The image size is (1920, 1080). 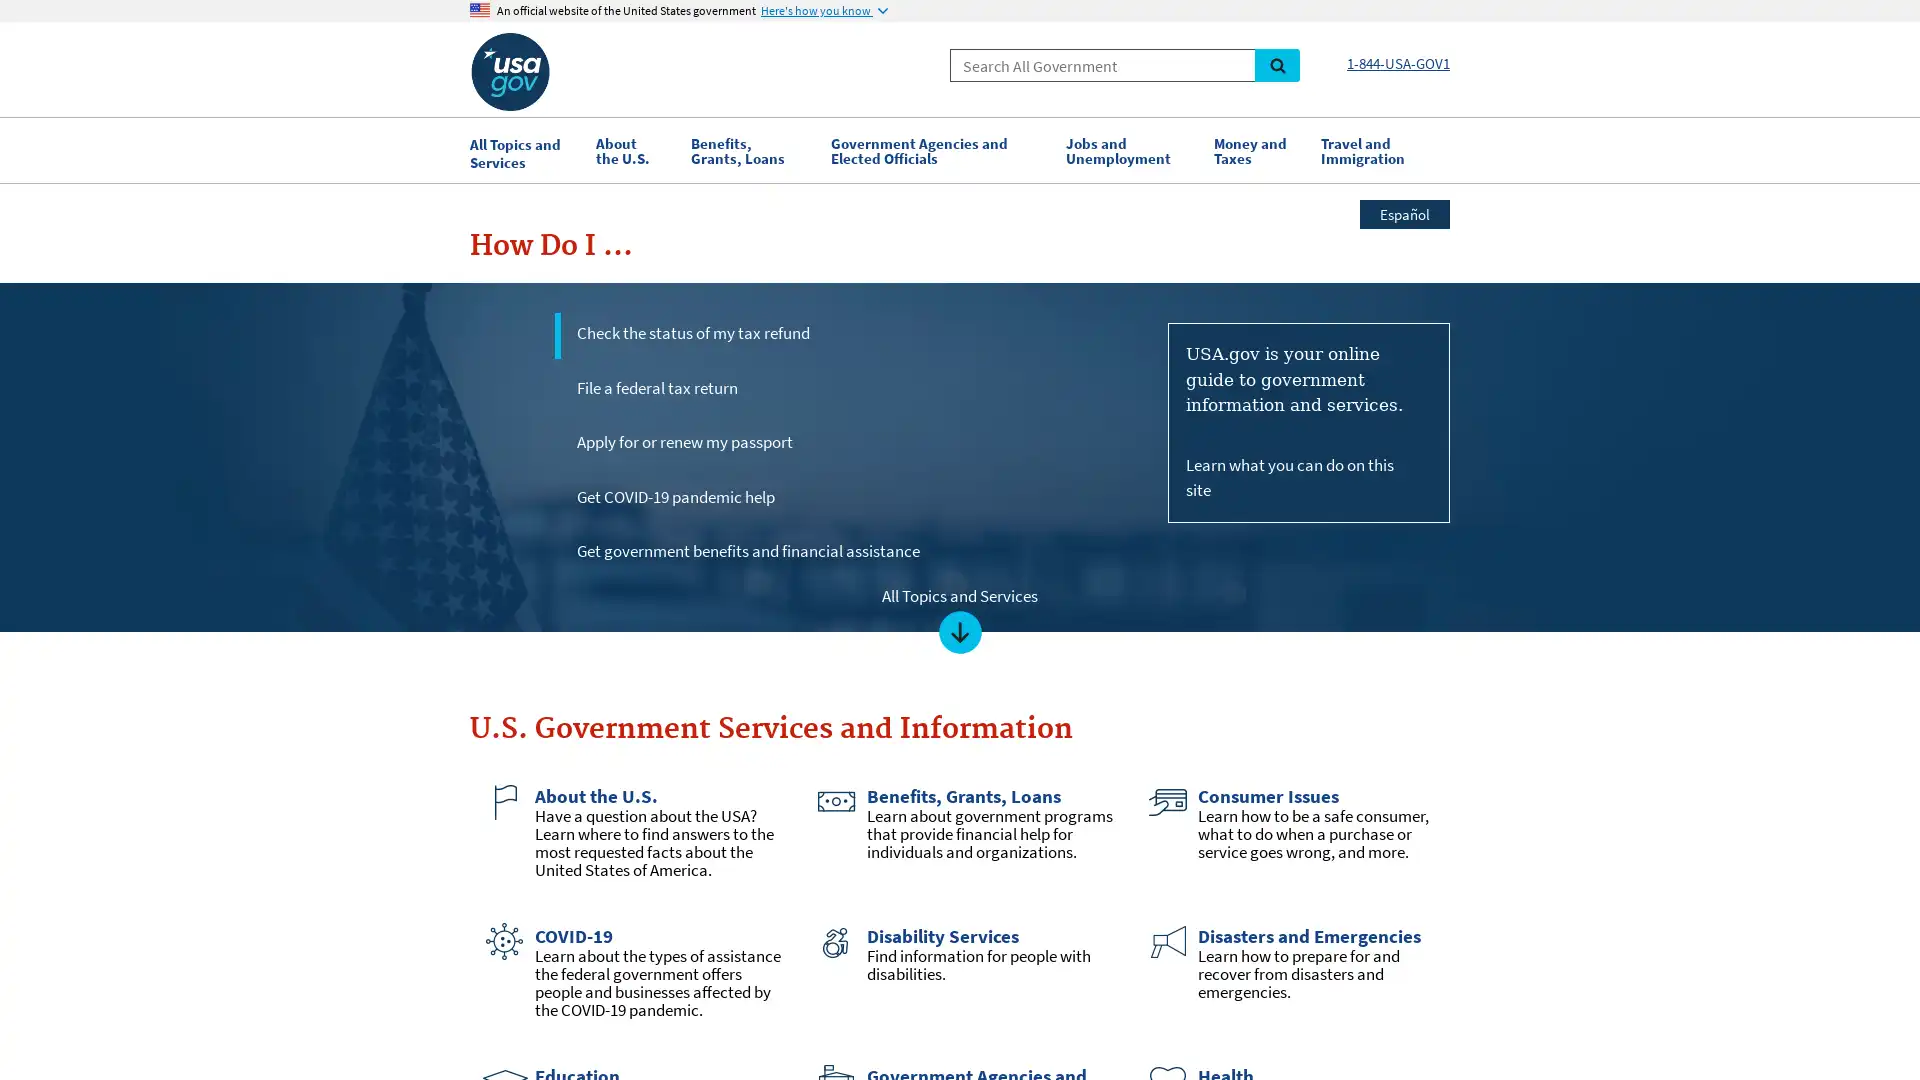 I want to click on Benefits, Grants, Loans, so click(x=749, y=149).